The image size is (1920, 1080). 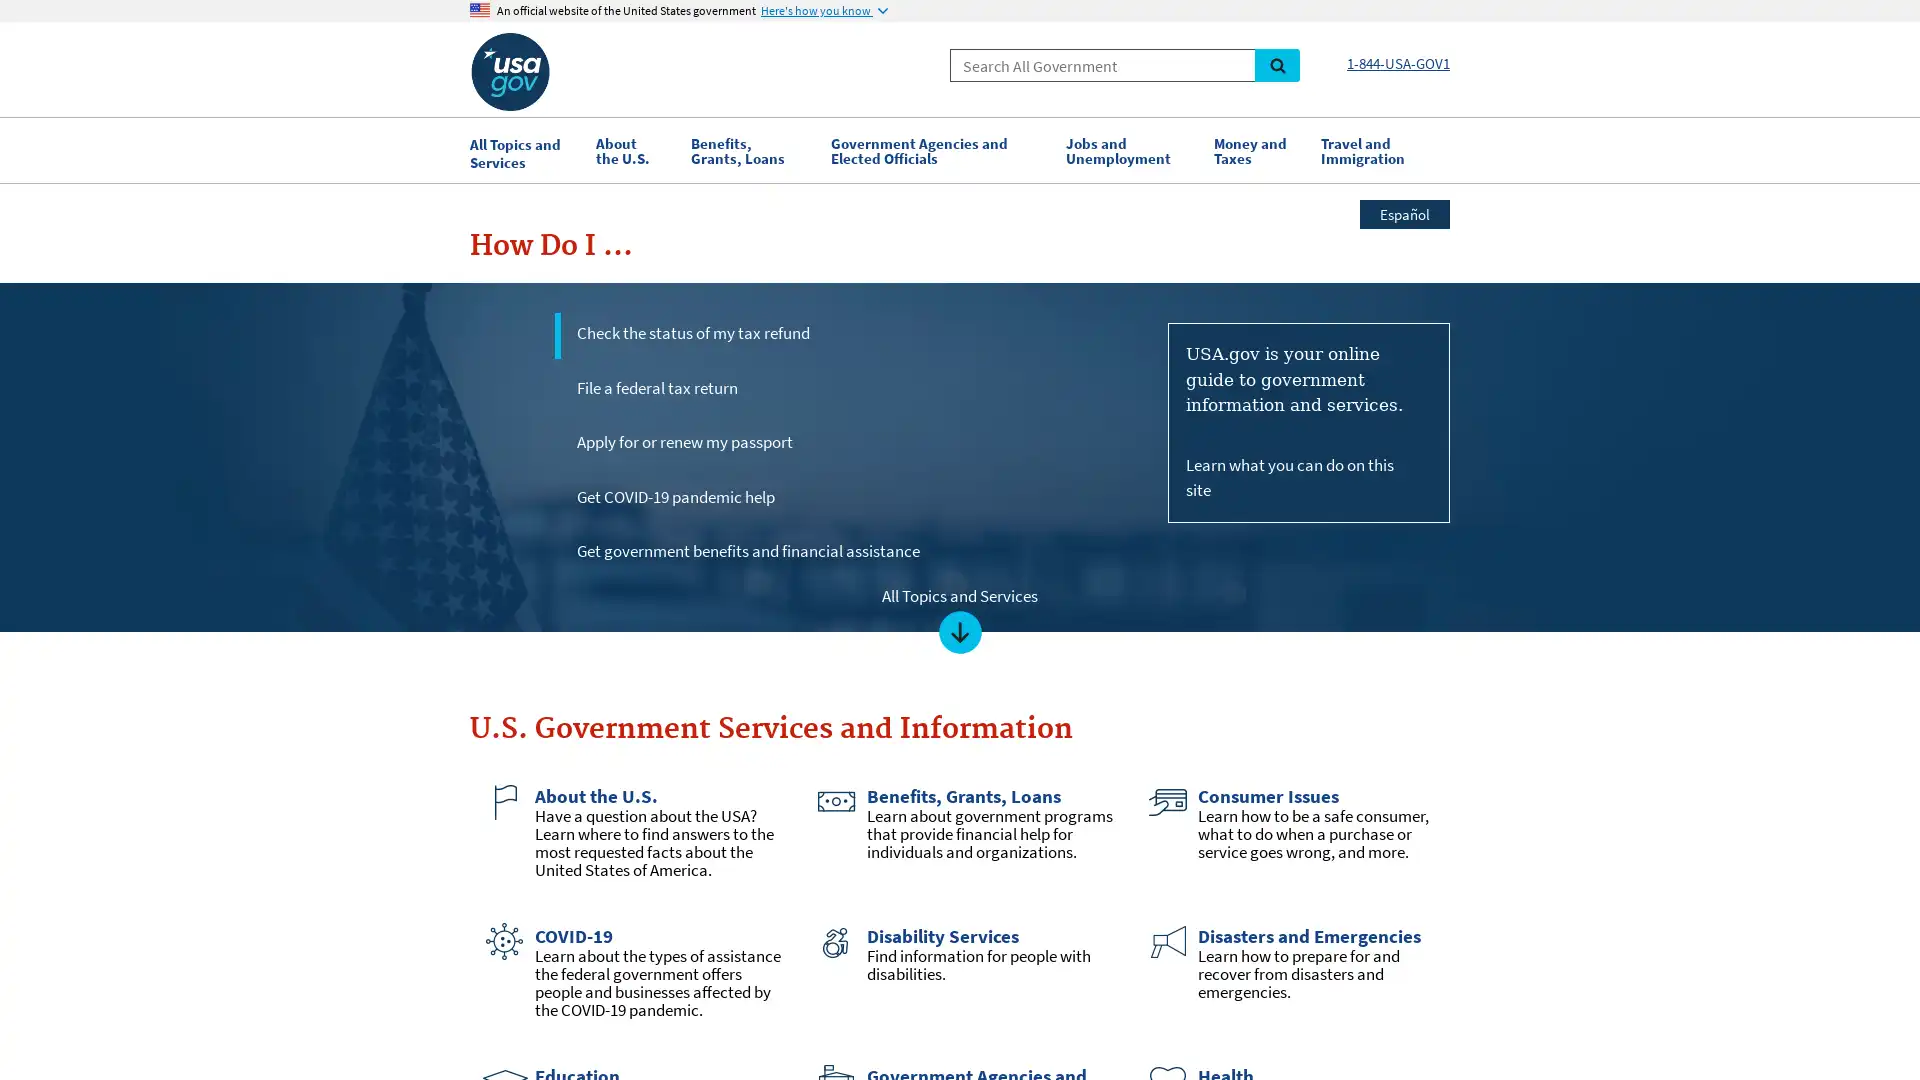 I want to click on Benefits, Grants, Loans, so click(x=749, y=149).